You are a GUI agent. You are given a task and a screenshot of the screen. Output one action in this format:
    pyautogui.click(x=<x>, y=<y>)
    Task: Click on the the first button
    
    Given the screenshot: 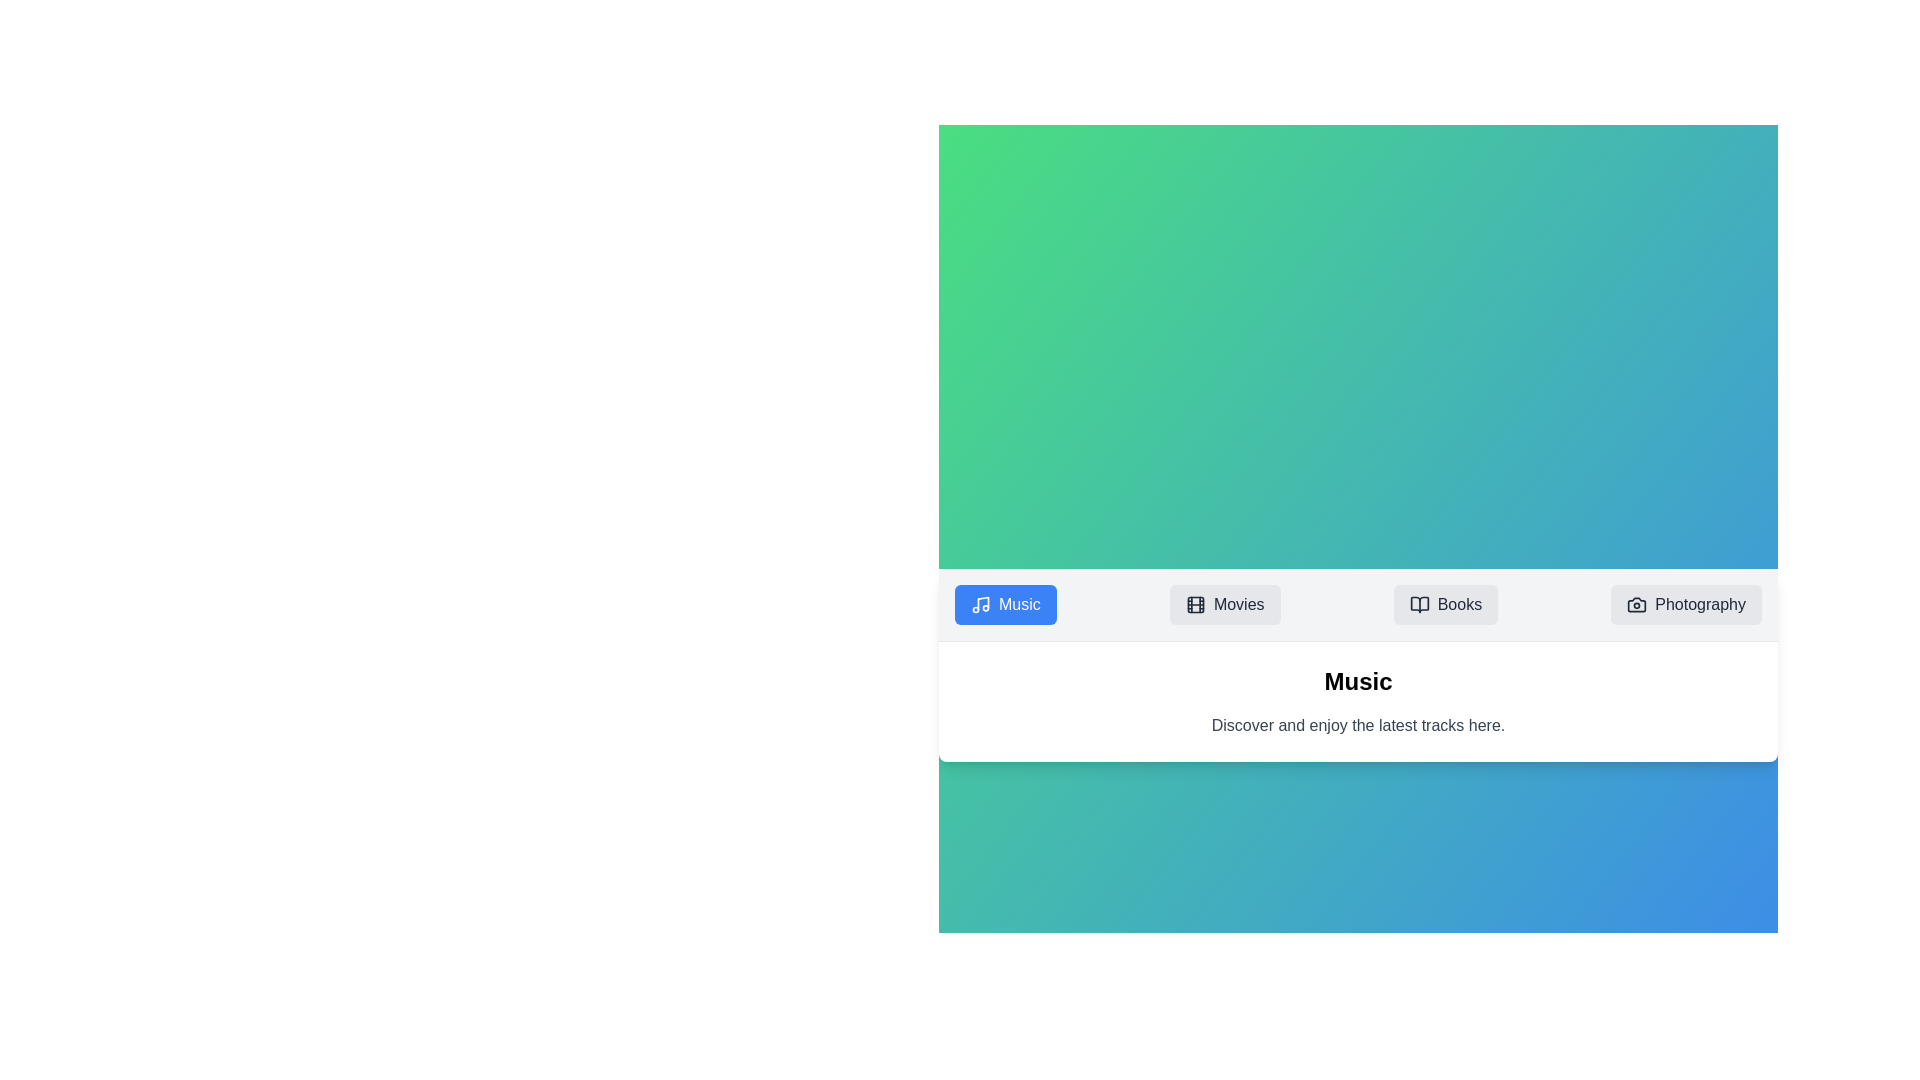 What is the action you would take?
    pyautogui.click(x=1005, y=603)
    